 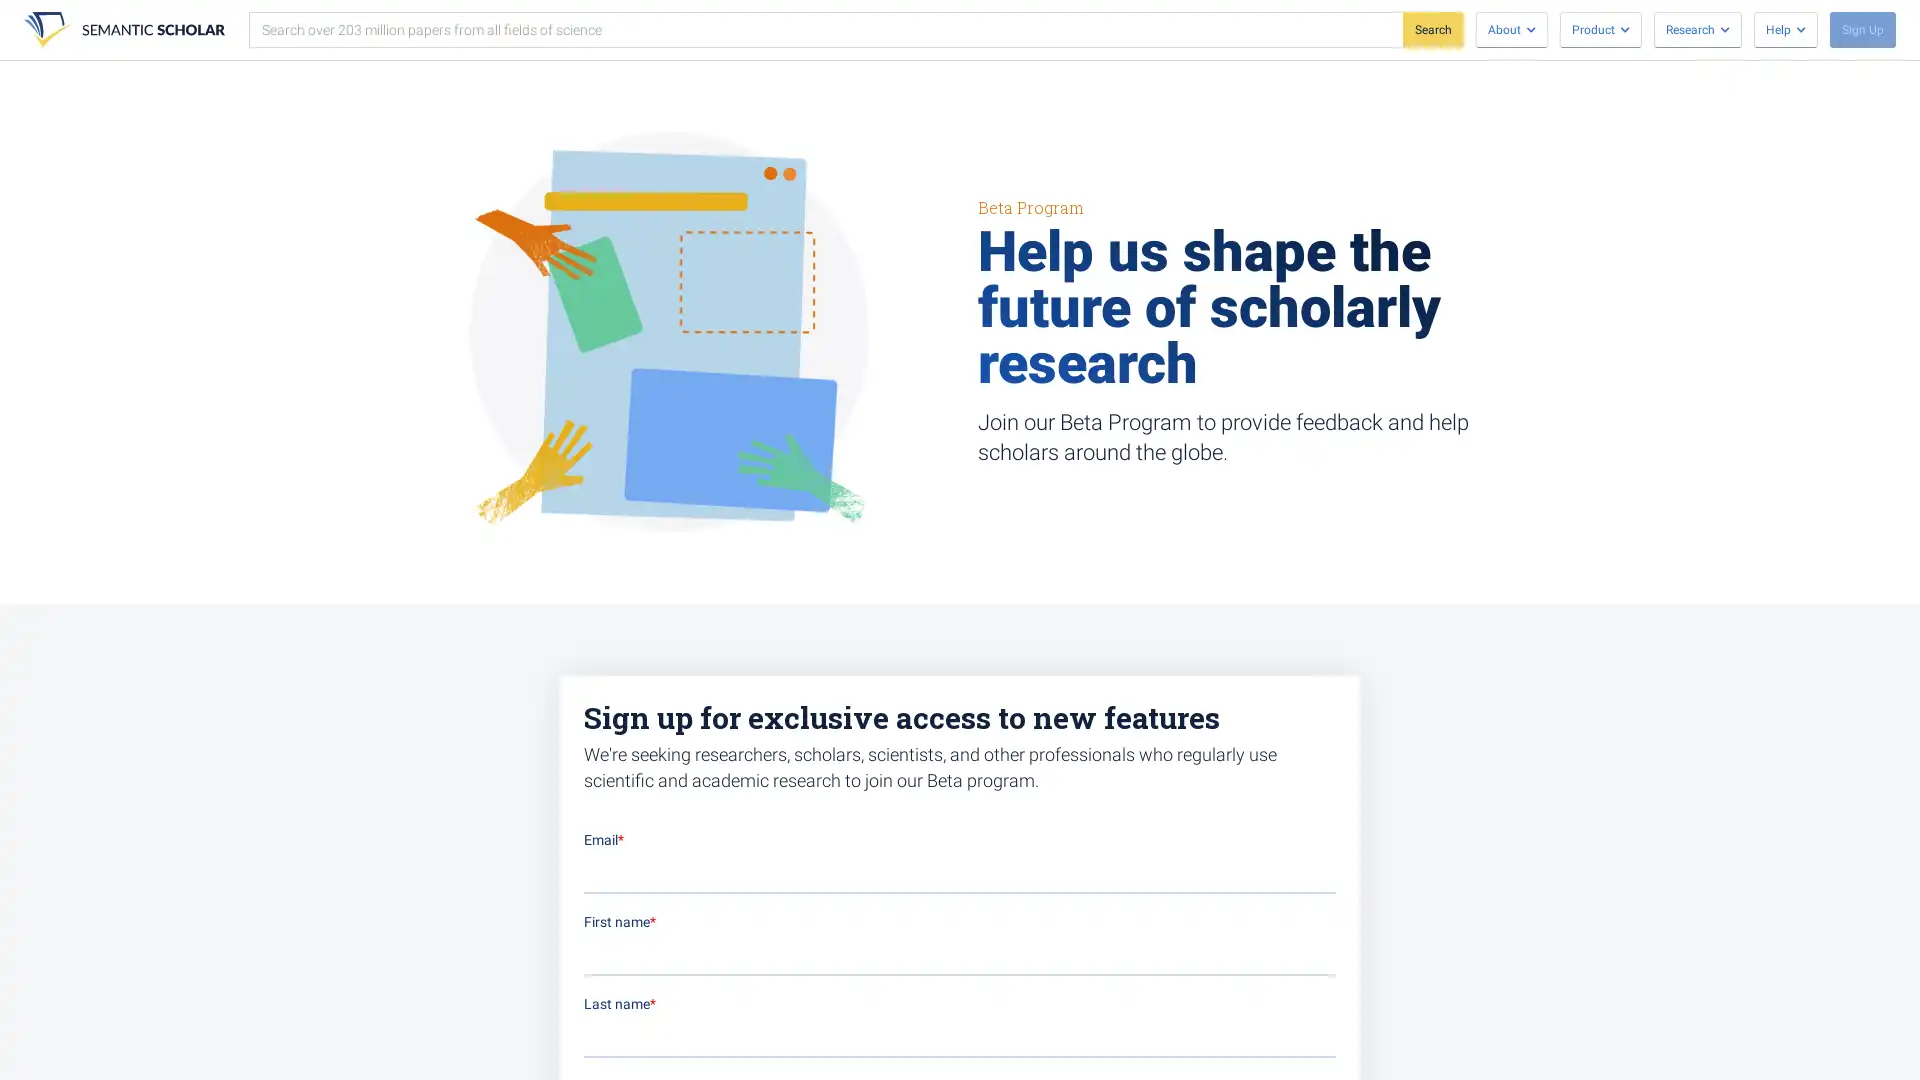 I want to click on Search, so click(x=1432, y=30).